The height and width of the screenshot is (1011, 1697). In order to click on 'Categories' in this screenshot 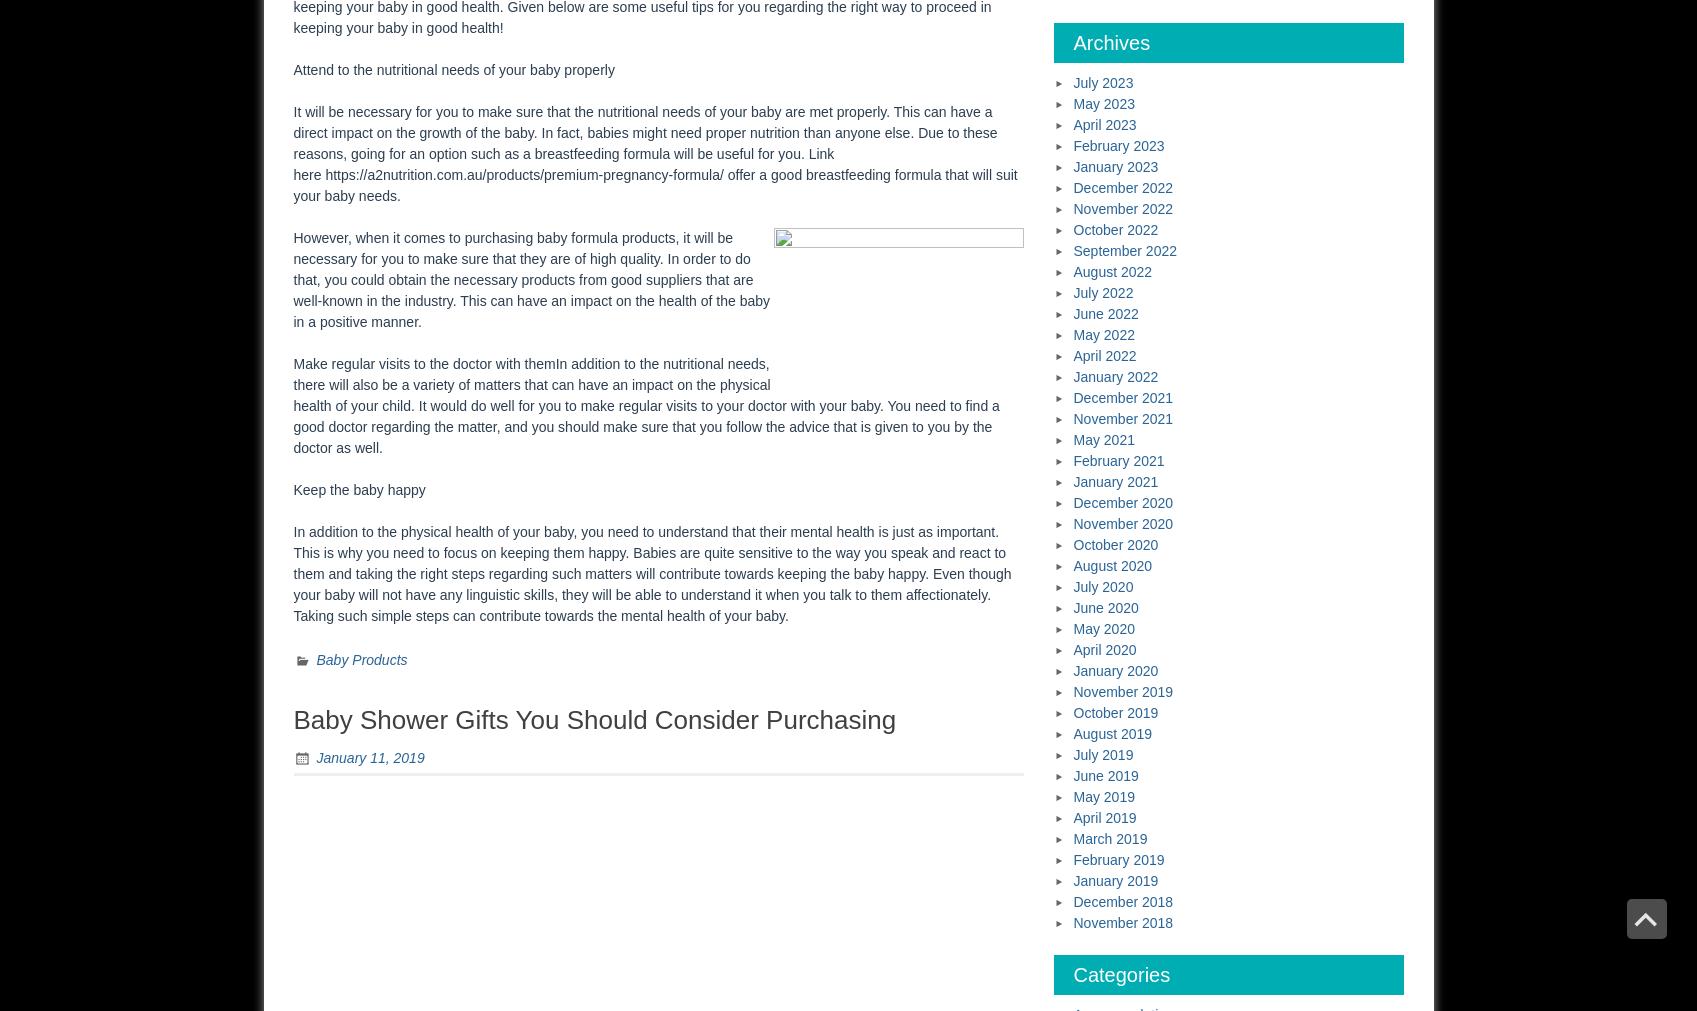, I will do `click(1121, 973)`.